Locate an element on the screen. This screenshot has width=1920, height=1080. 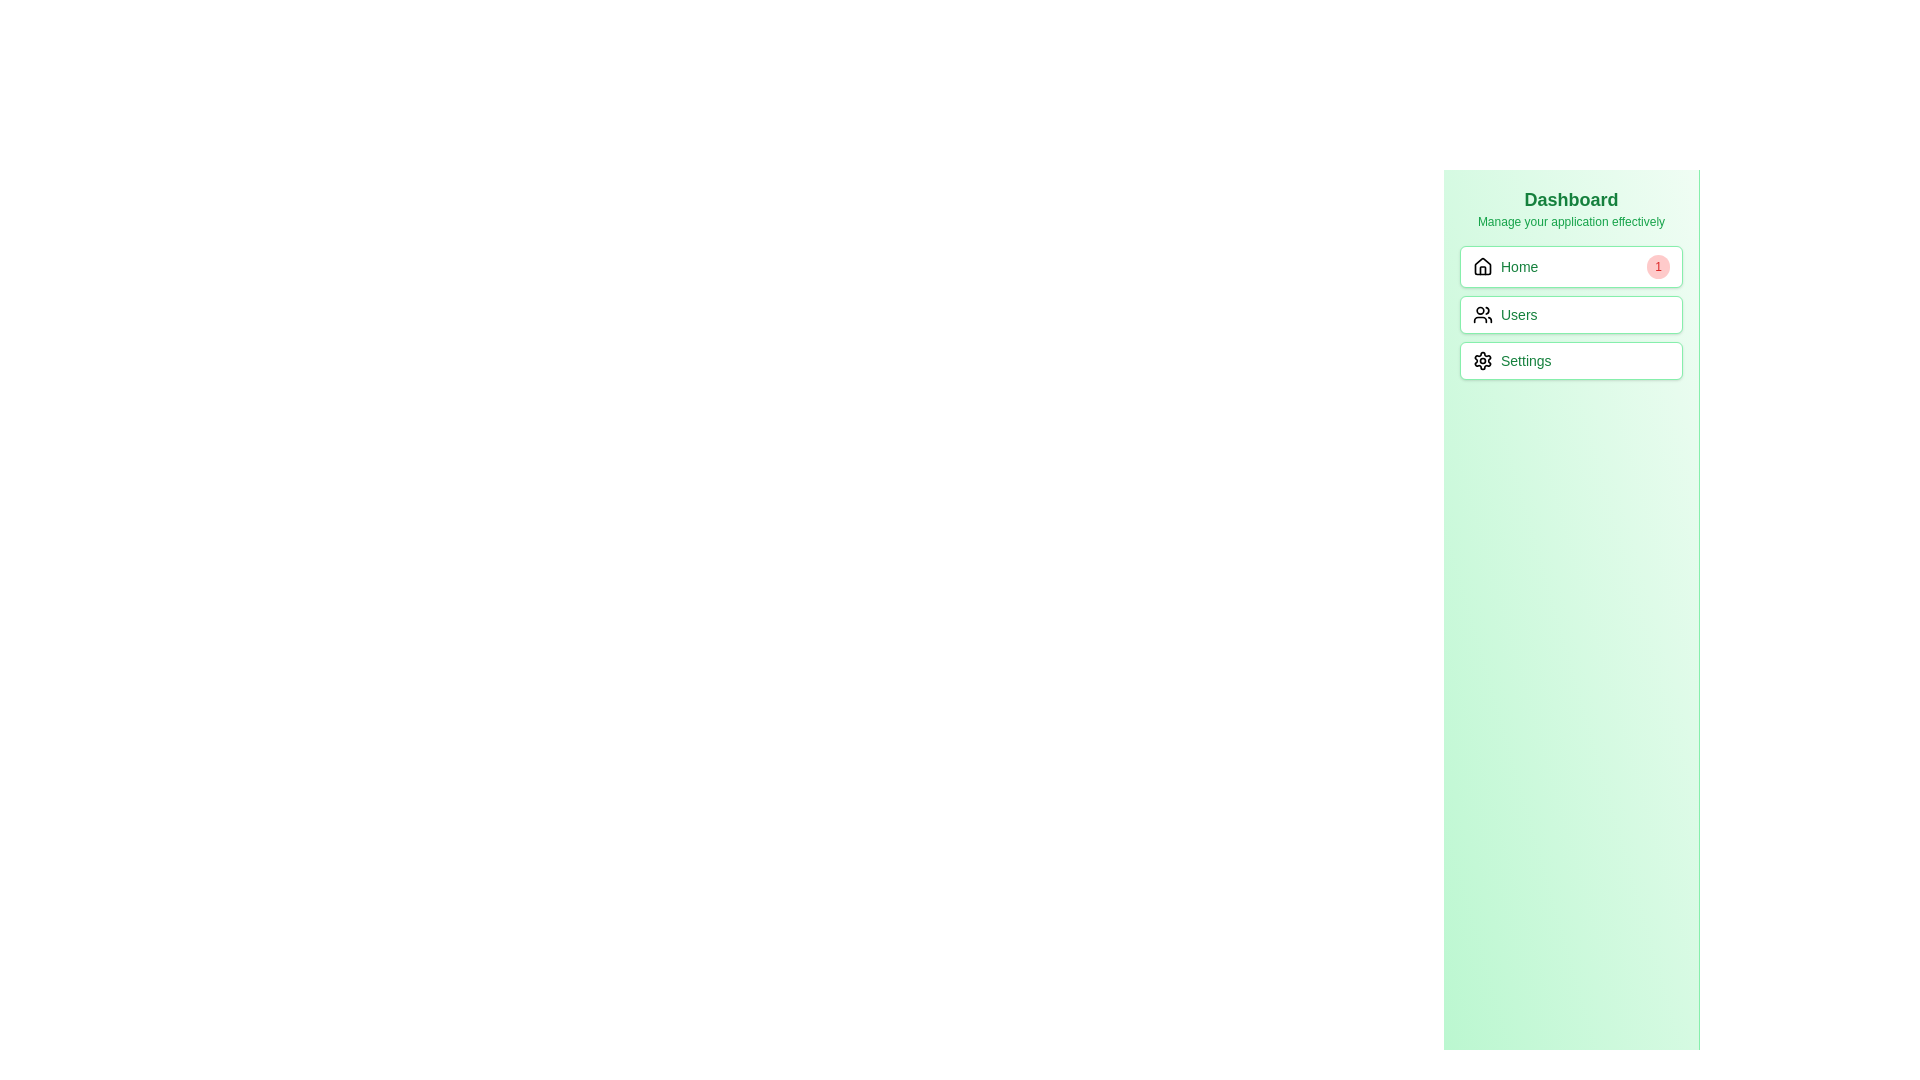
the green text label reading 'Manage your application effectively', which is positioned beneath the 'Dashboard' heading and serves as a descriptive note is located at coordinates (1570, 222).